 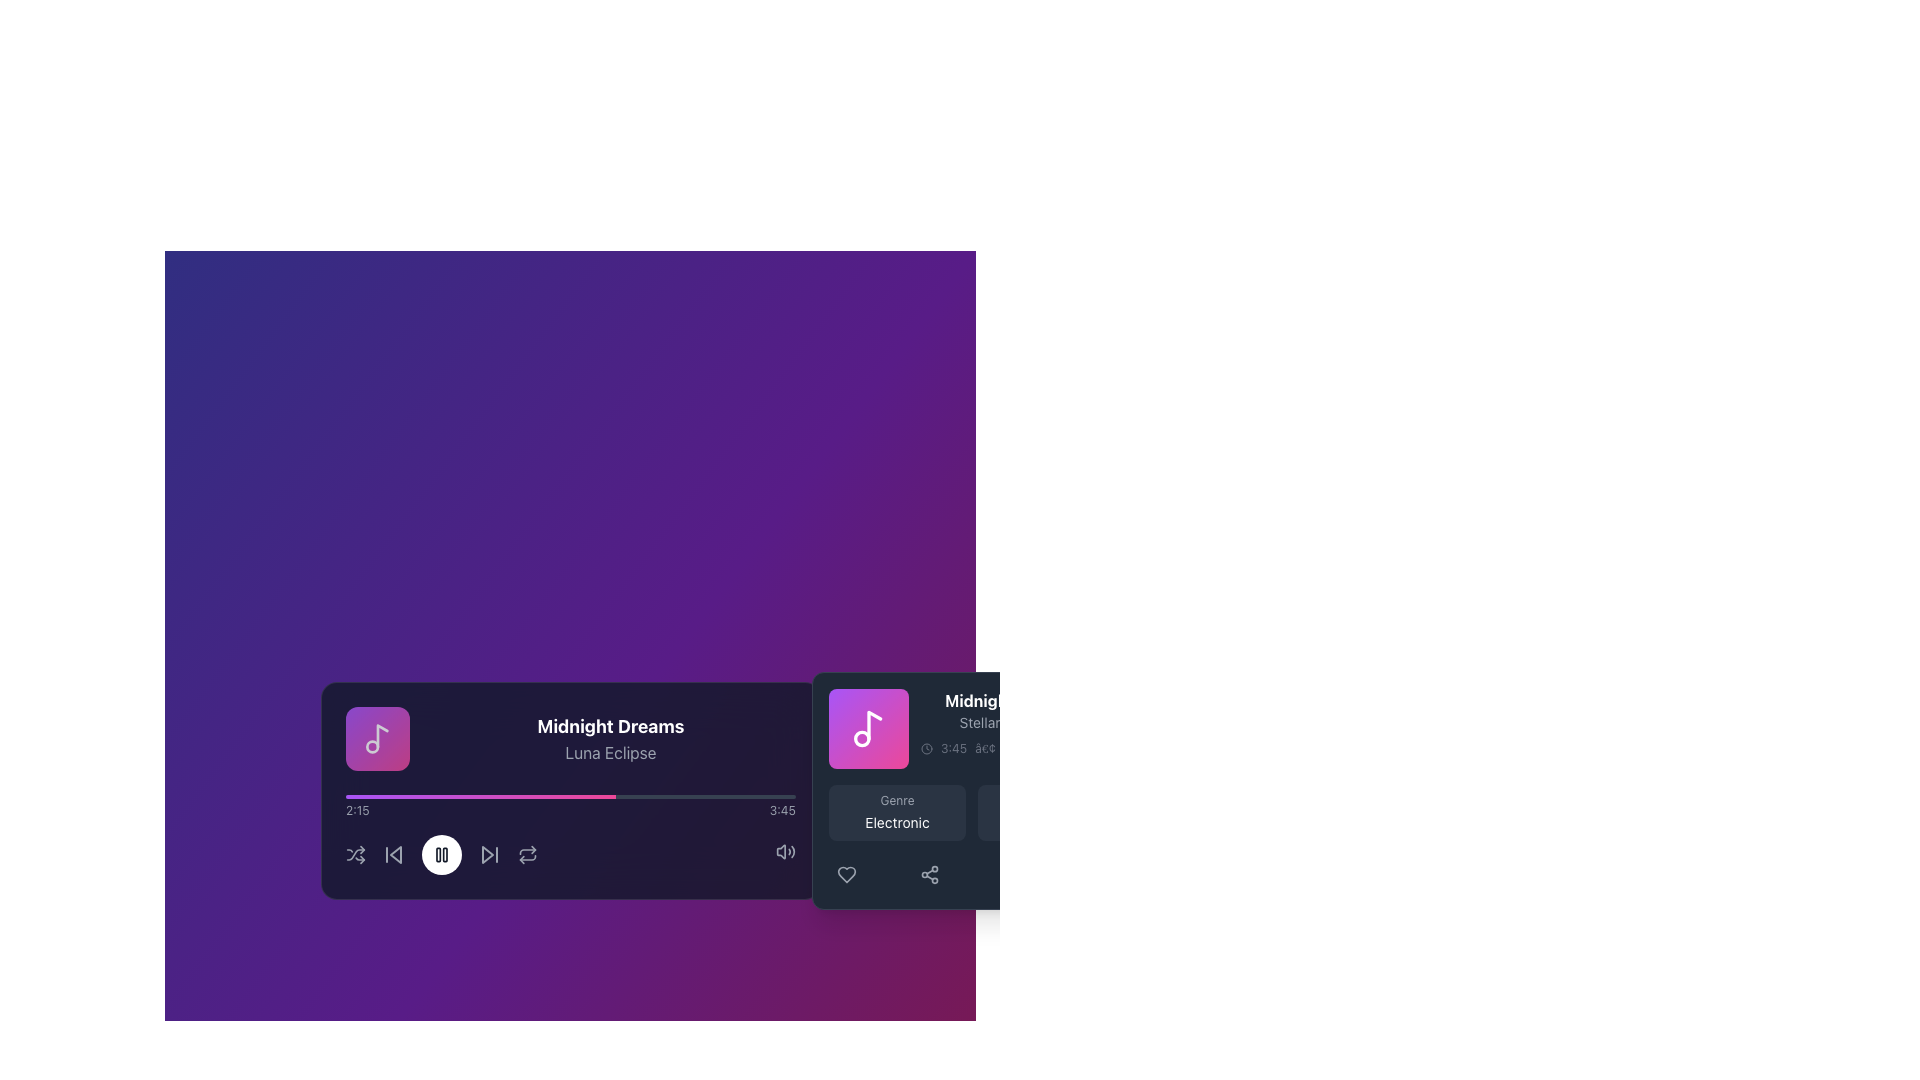 I want to click on the Share icon, which features a connected nodes motif in white line-art against a dark background, located at the bottom-right corner of the music track details section, so click(x=928, y=874).